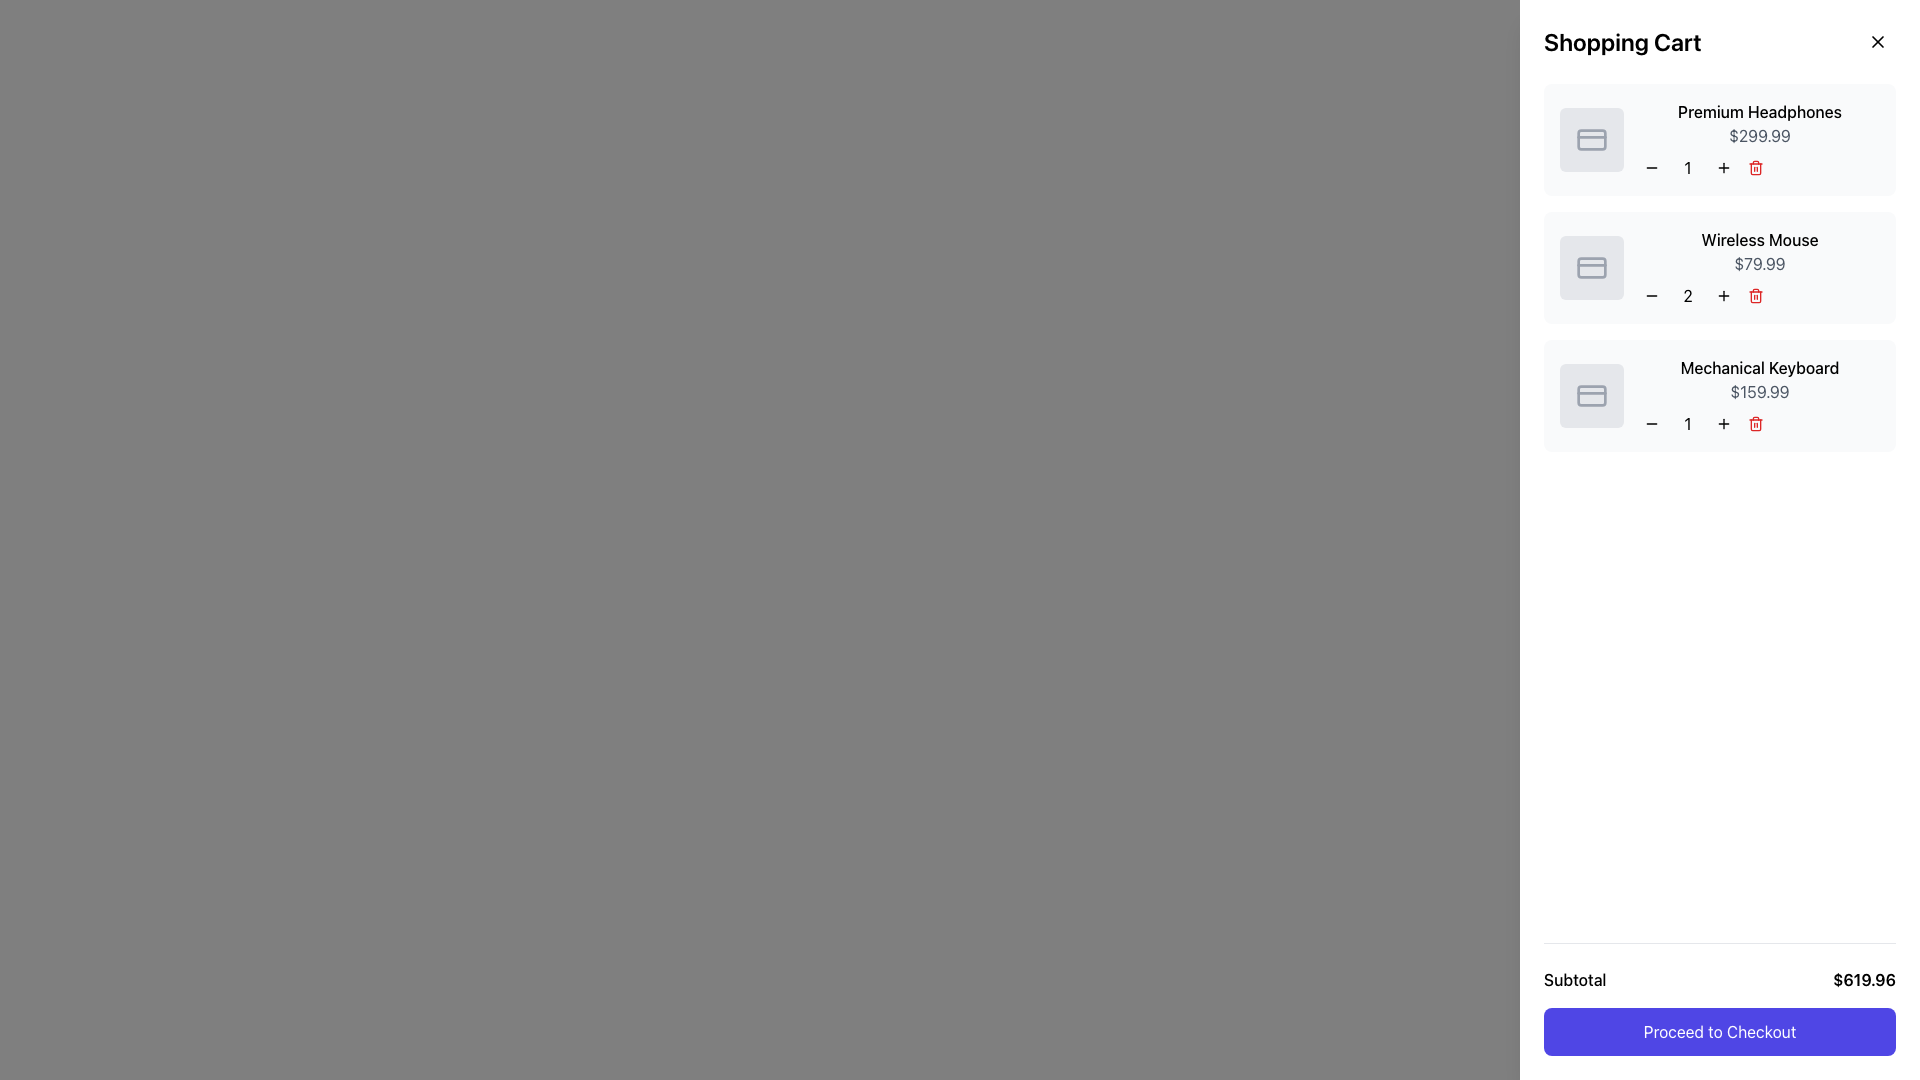 Image resolution: width=1920 pixels, height=1080 pixels. I want to click on the 'Subtotal' text label located in the shopping cart summary section, which is positioned to the left of the '$619.96' value, so click(1574, 978).